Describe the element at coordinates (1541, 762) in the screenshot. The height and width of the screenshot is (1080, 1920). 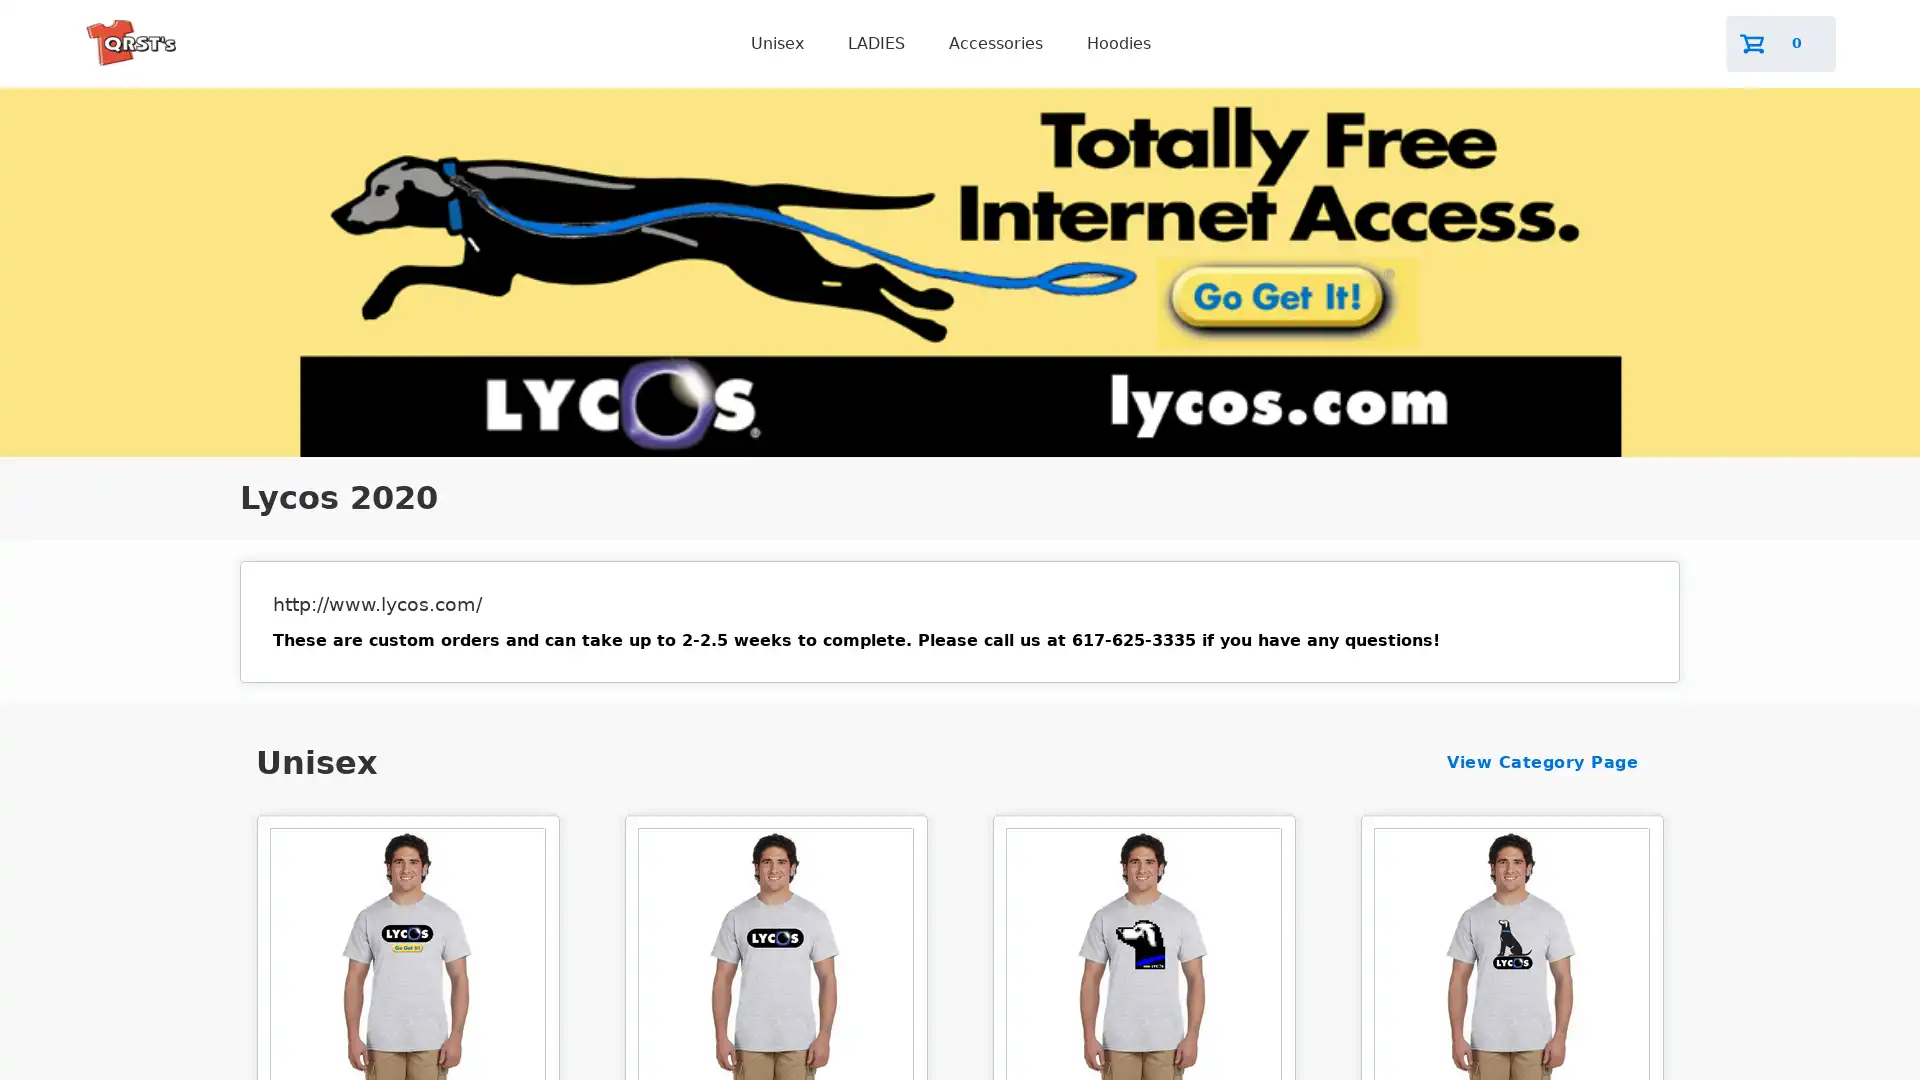
I see `View Category Page` at that location.